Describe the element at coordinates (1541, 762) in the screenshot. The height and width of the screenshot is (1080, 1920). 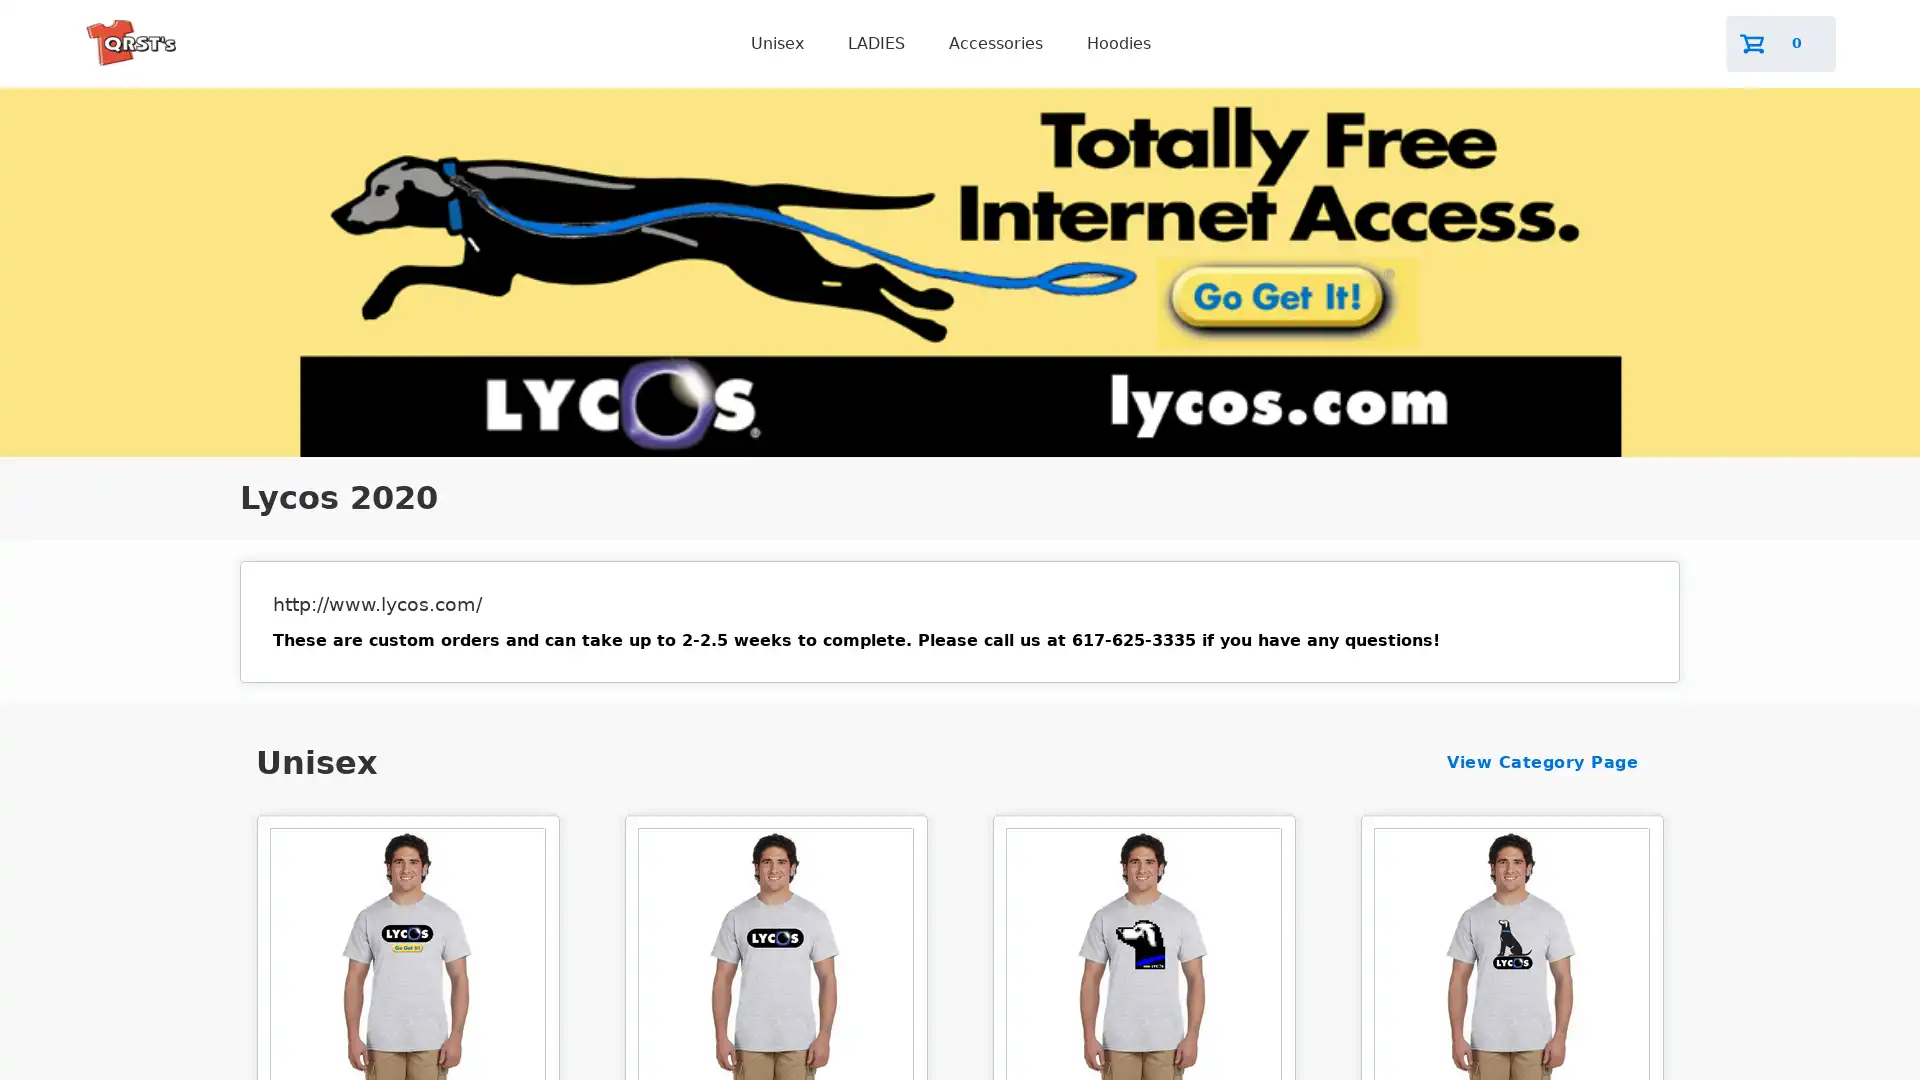
I see `View Category Page` at that location.